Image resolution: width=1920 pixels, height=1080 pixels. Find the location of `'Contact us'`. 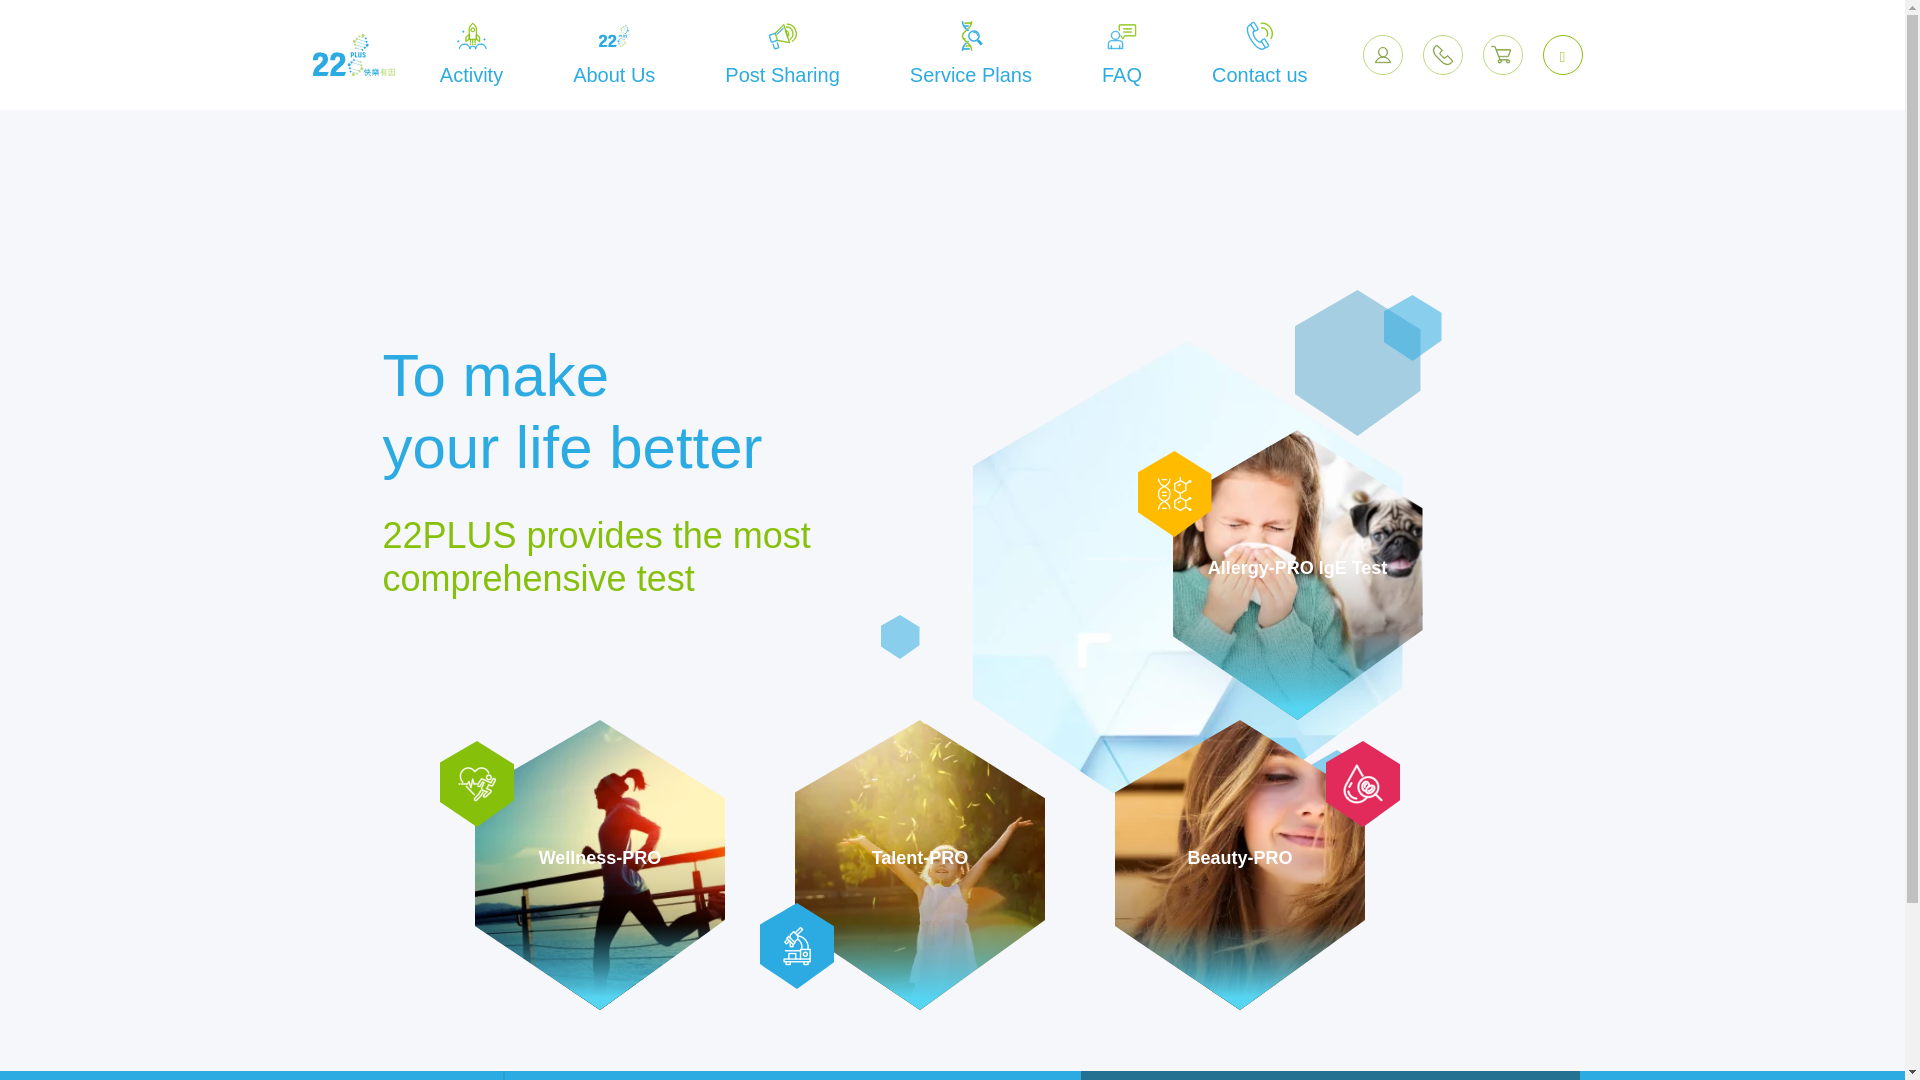

'Contact us' is located at coordinates (1258, 53).